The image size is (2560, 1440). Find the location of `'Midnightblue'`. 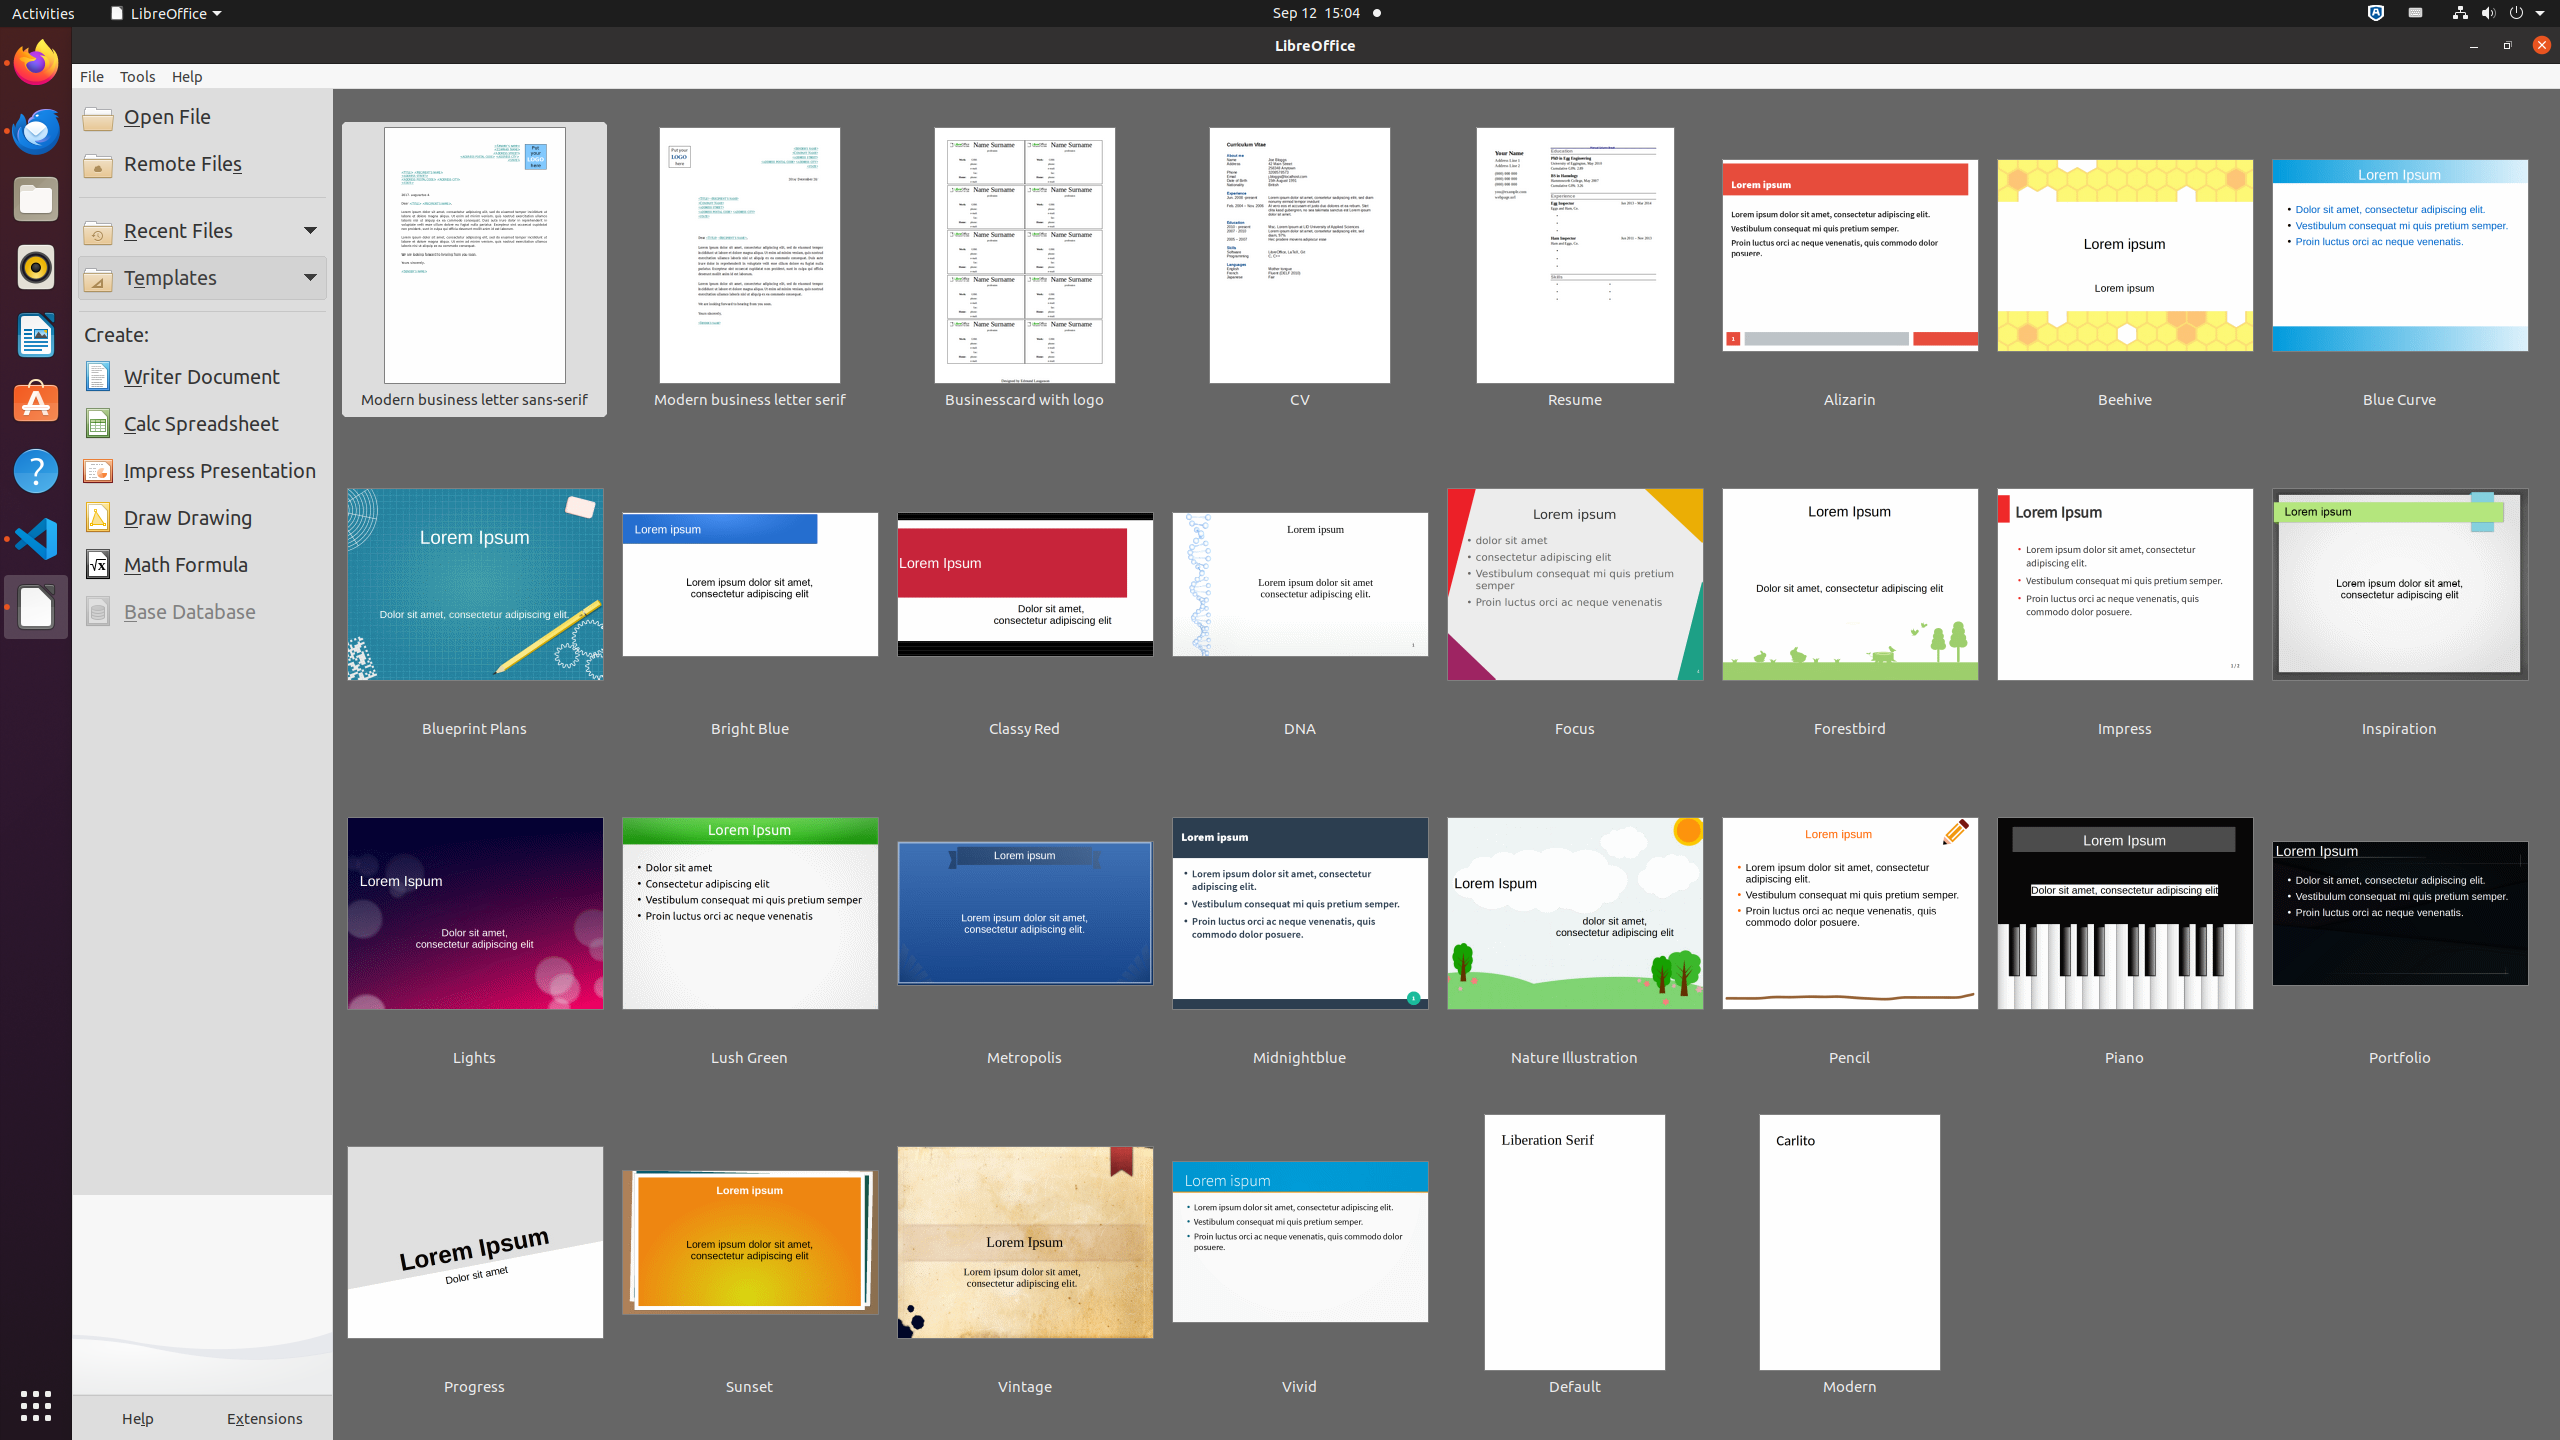

'Midnightblue' is located at coordinates (1299, 926).